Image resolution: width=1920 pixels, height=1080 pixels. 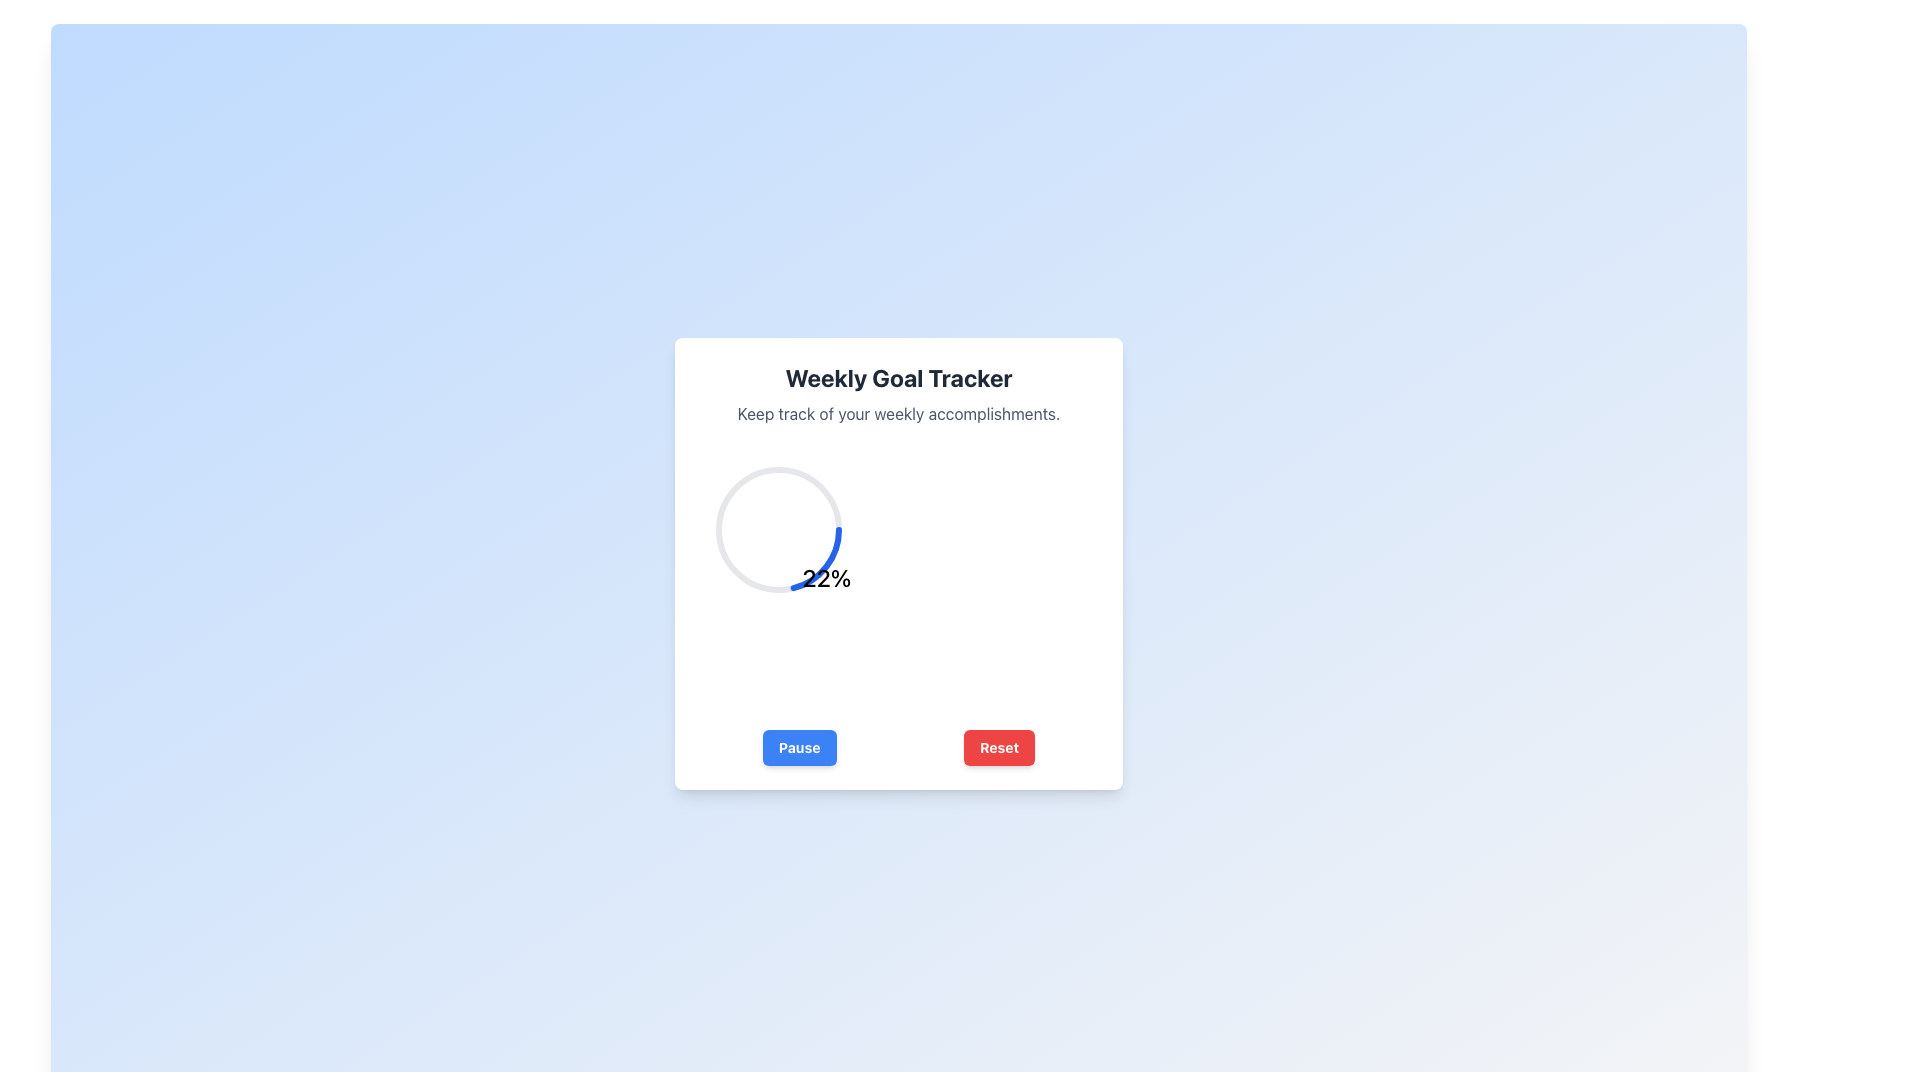 What do you see at coordinates (999, 748) in the screenshot?
I see `the 'Reset' button located at the bottom-right section of the interface to observe its hover effects` at bounding box center [999, 748].